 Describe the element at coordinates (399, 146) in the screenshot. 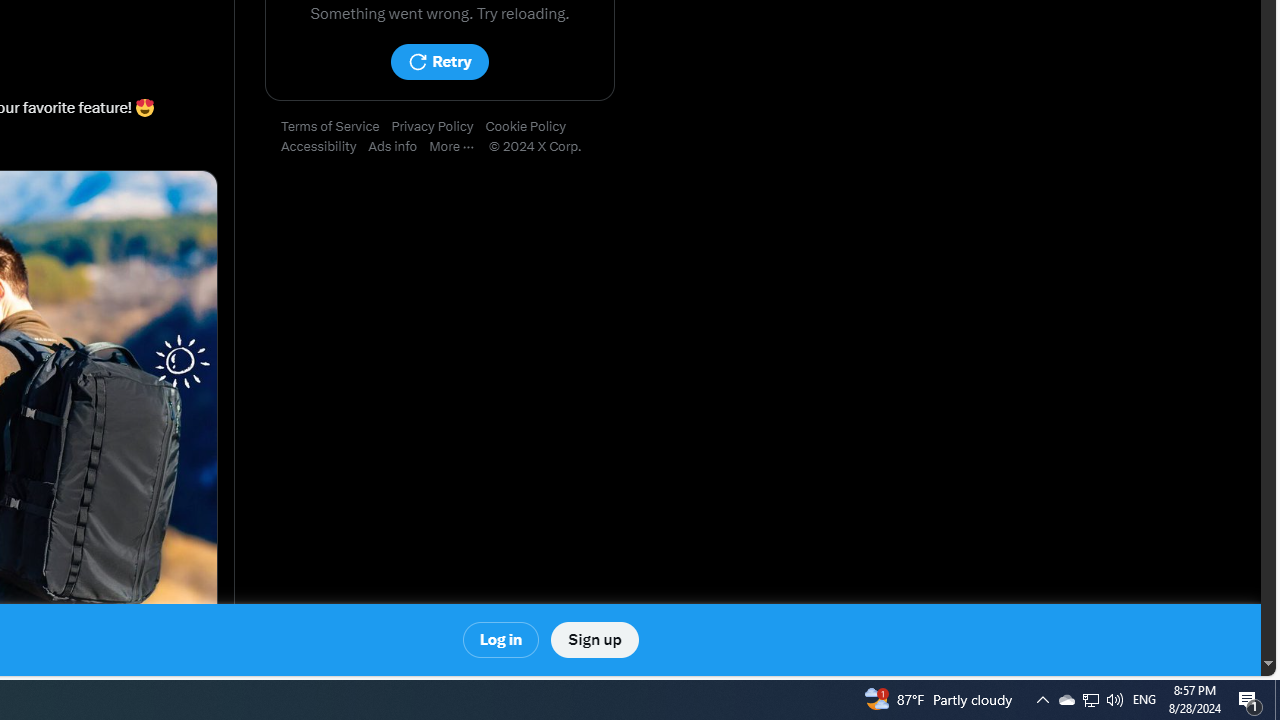

I see `'Ads info'` at that location.